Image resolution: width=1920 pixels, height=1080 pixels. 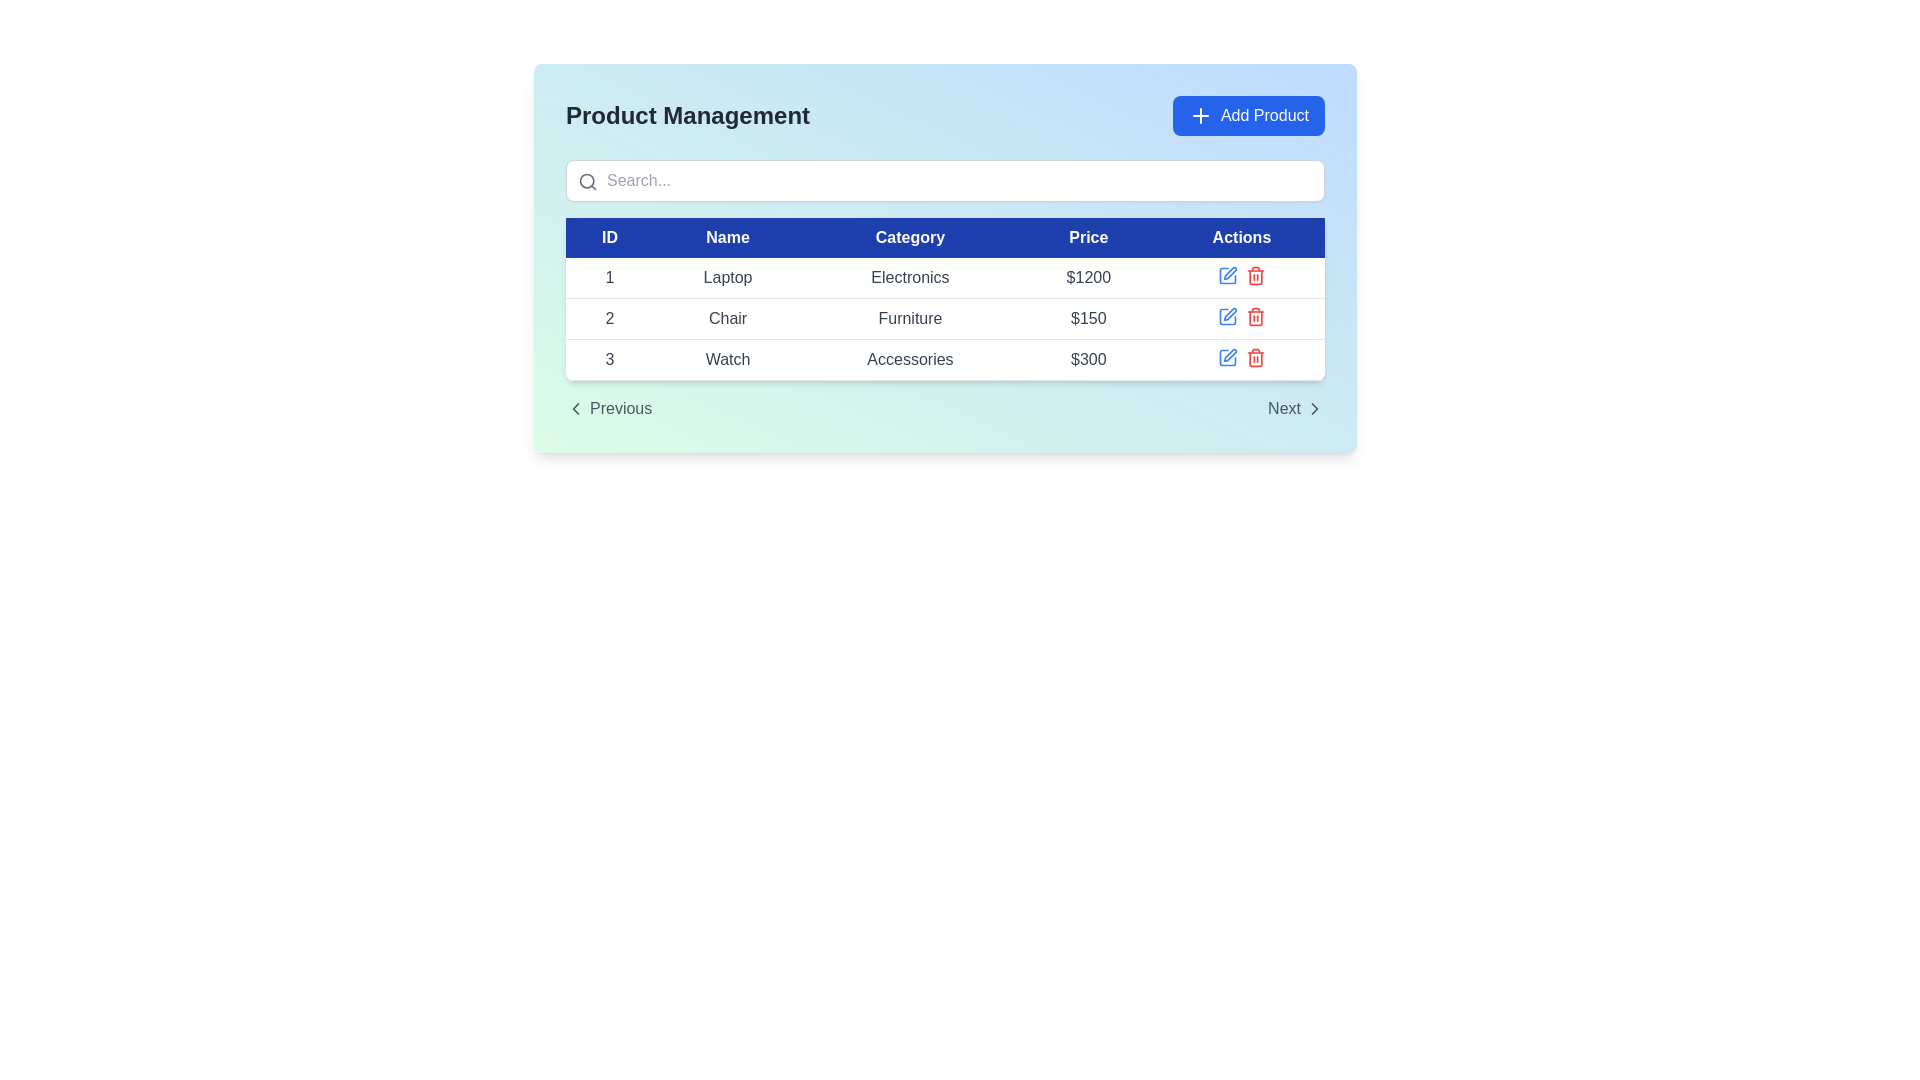 I want to click on the red trash can icon button in the third row of the 'Actions' column, so click(x=1254, y=357).